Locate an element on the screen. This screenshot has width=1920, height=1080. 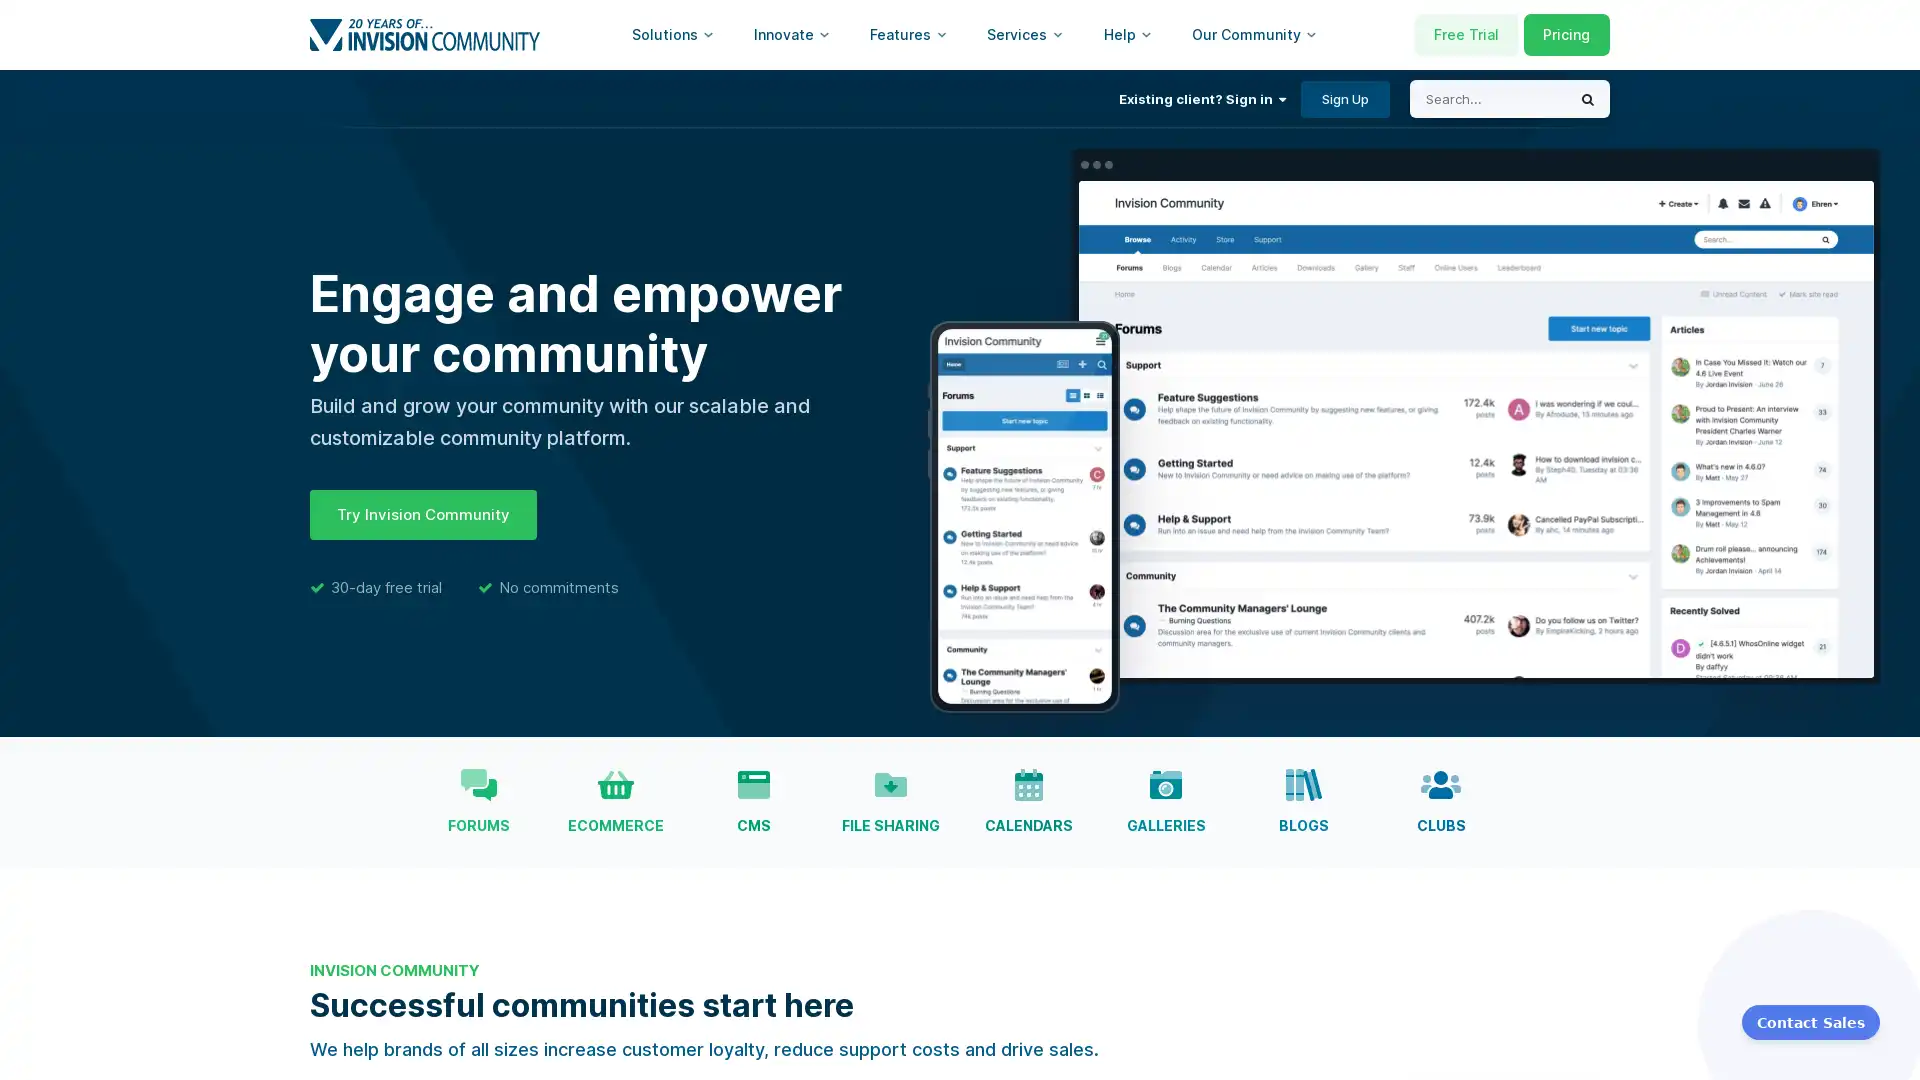
Features is located at coordinates (907, 34).